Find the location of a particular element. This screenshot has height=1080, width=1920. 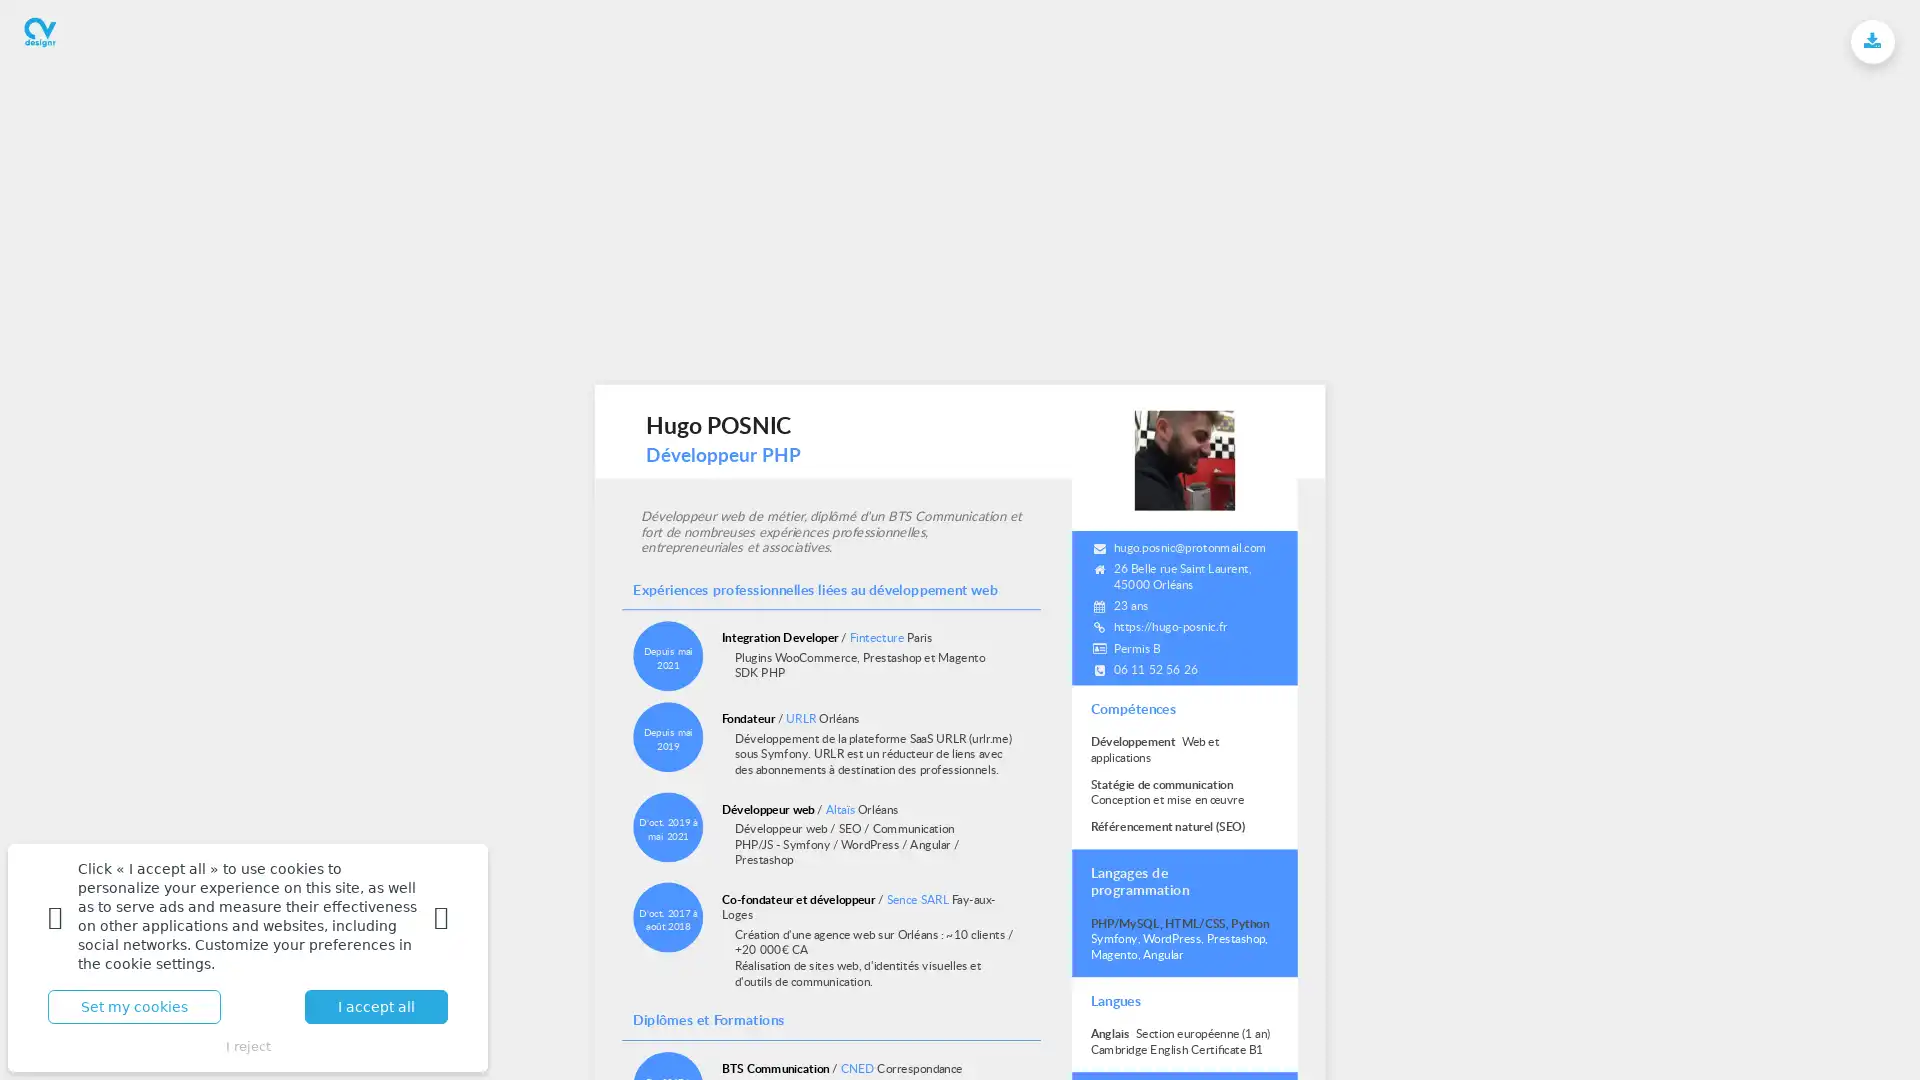

Set my cookies is located at coordinates (133, 1006).